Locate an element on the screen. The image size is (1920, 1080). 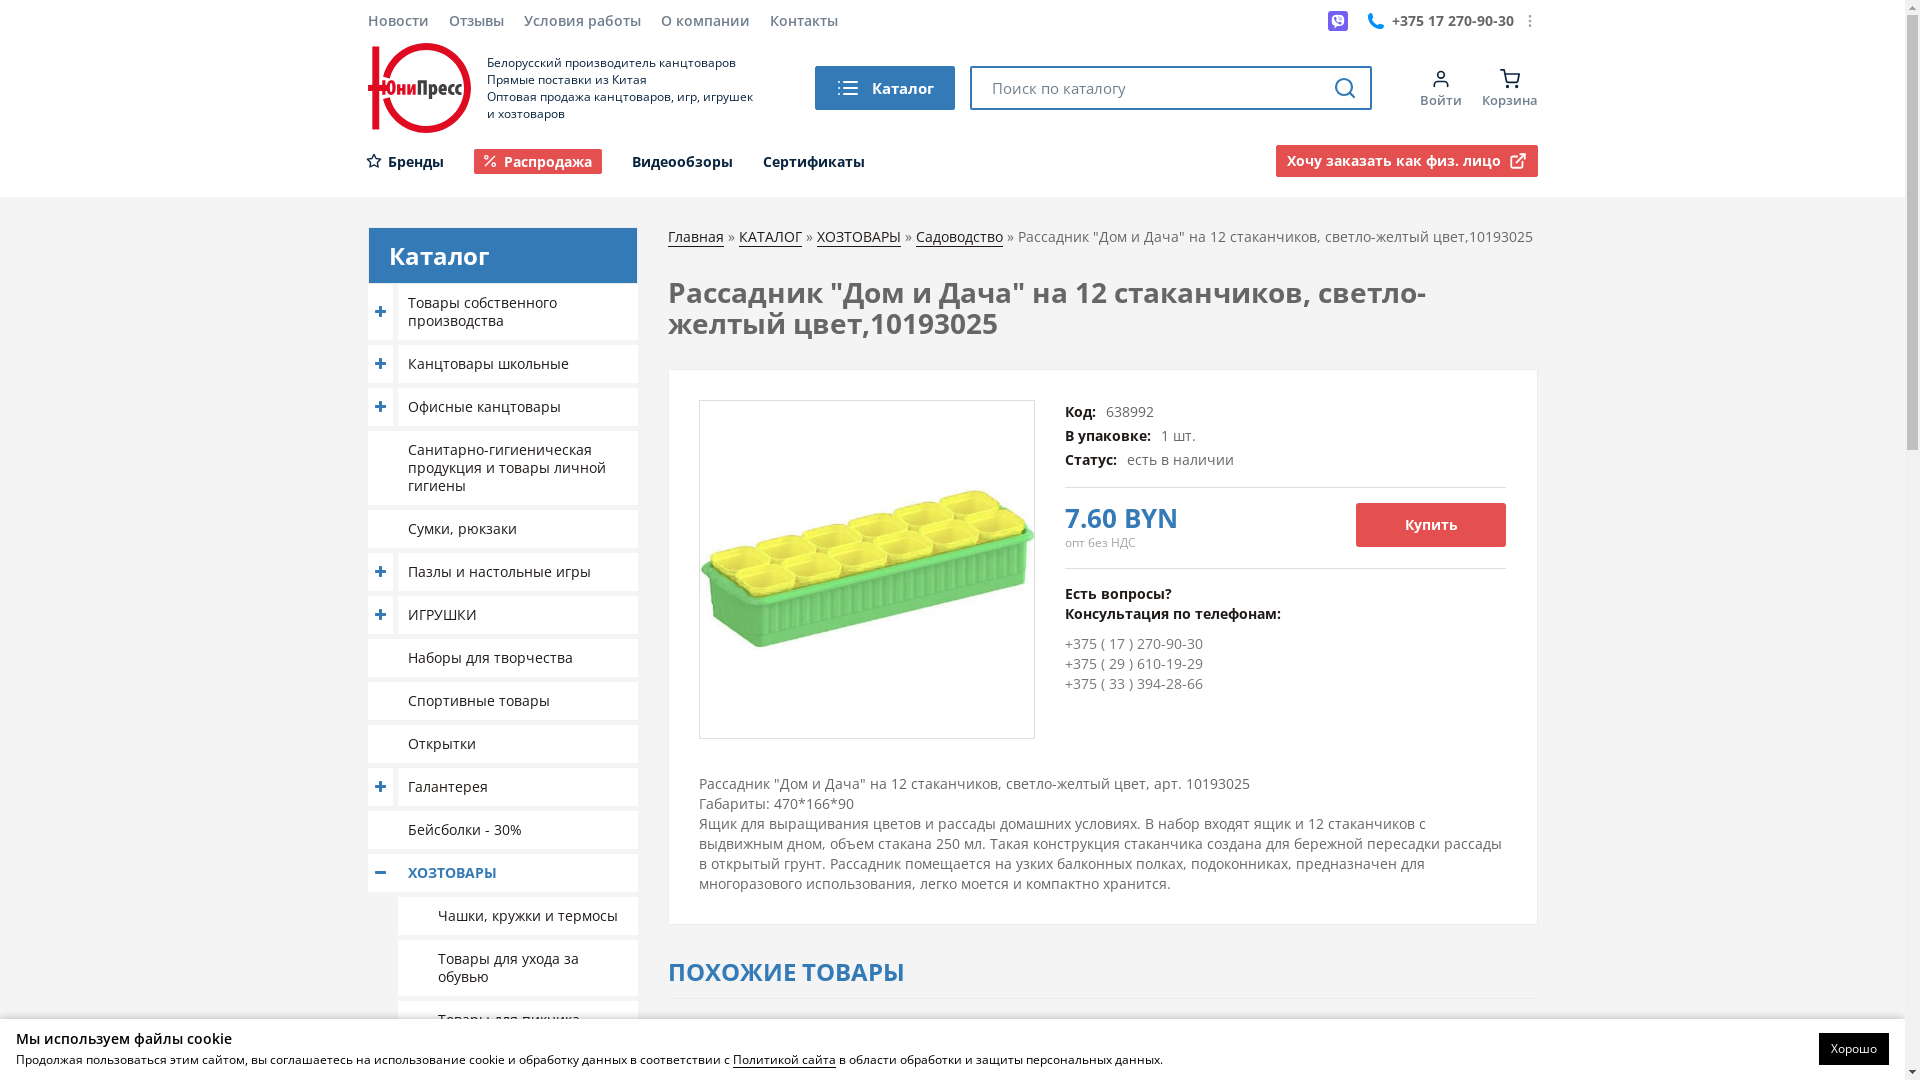
'+375 ( 17 ) 270-90-30' is located at coordinates (1133, 643).